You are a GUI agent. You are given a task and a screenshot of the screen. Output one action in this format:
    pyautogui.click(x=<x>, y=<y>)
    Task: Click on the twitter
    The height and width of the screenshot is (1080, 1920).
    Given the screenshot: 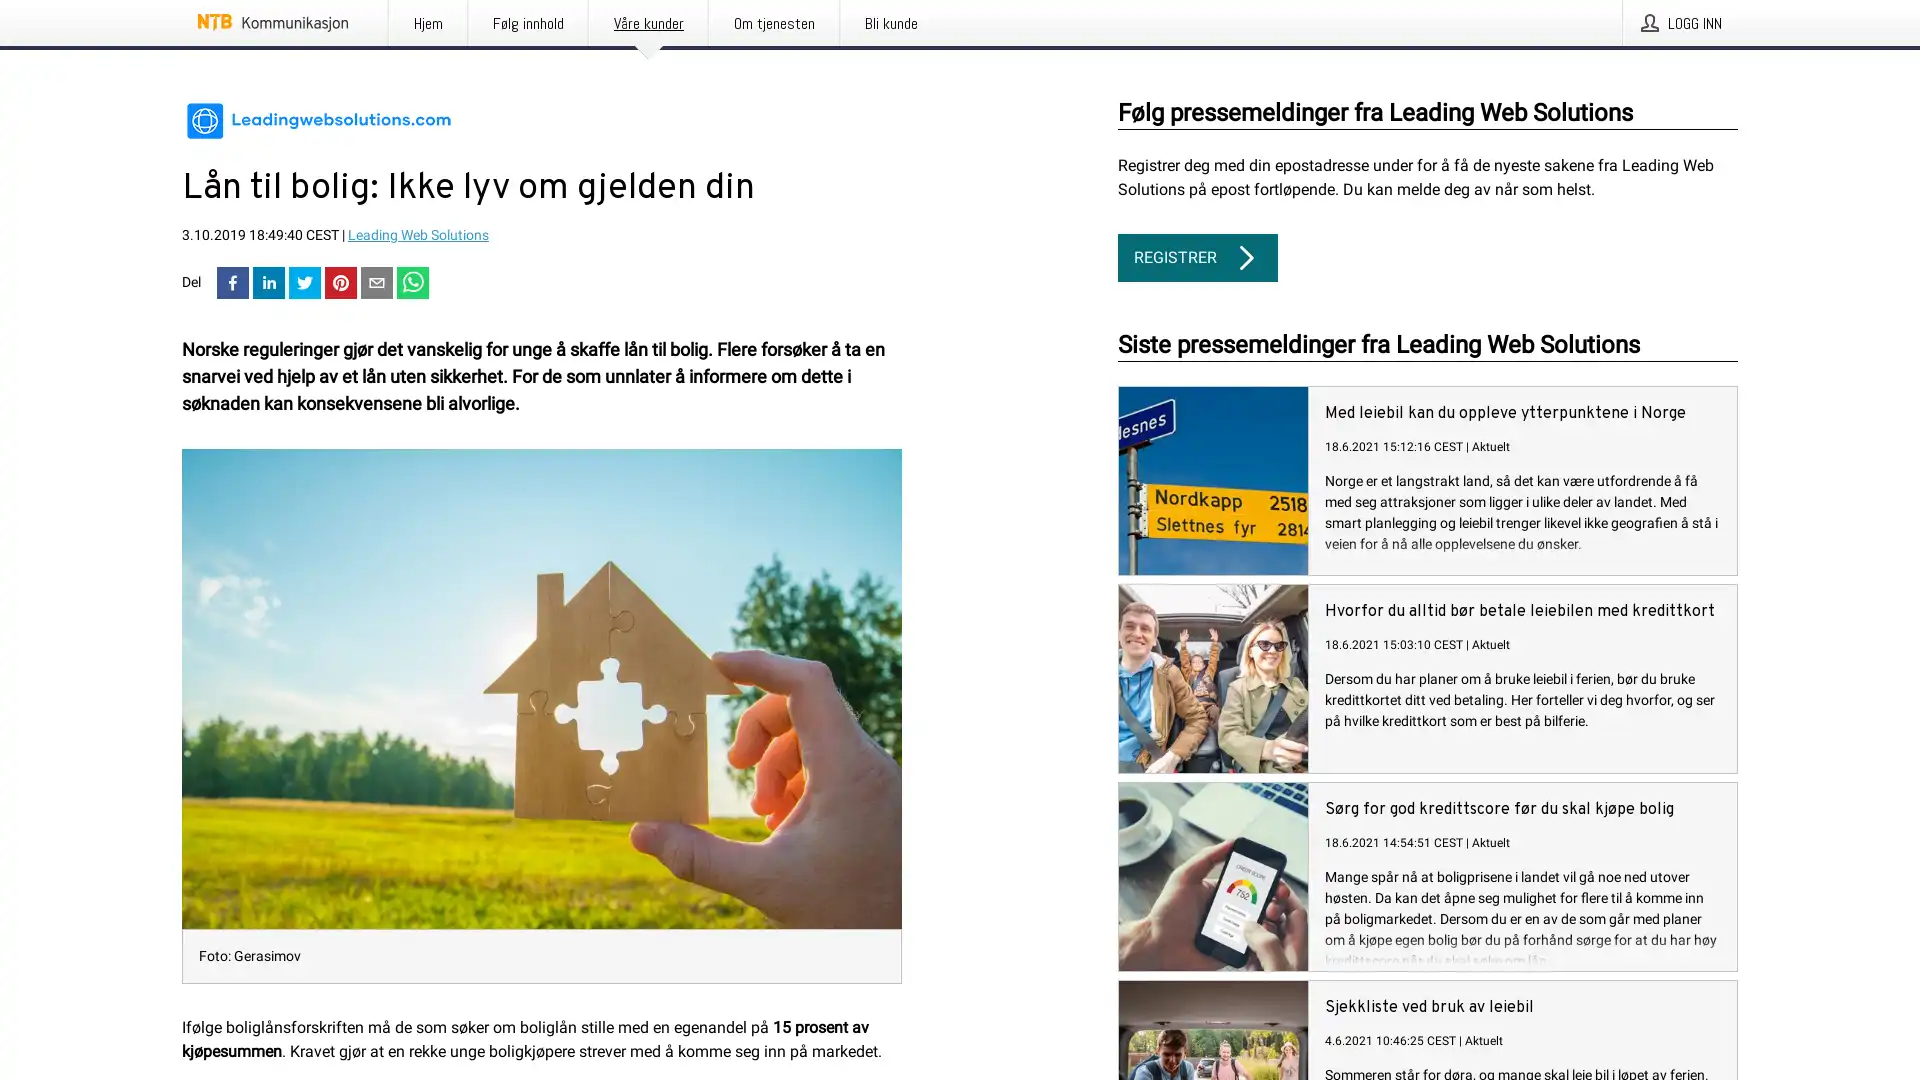 What is the action you would take?
    pyautogui.click(x=304, y=285)
    